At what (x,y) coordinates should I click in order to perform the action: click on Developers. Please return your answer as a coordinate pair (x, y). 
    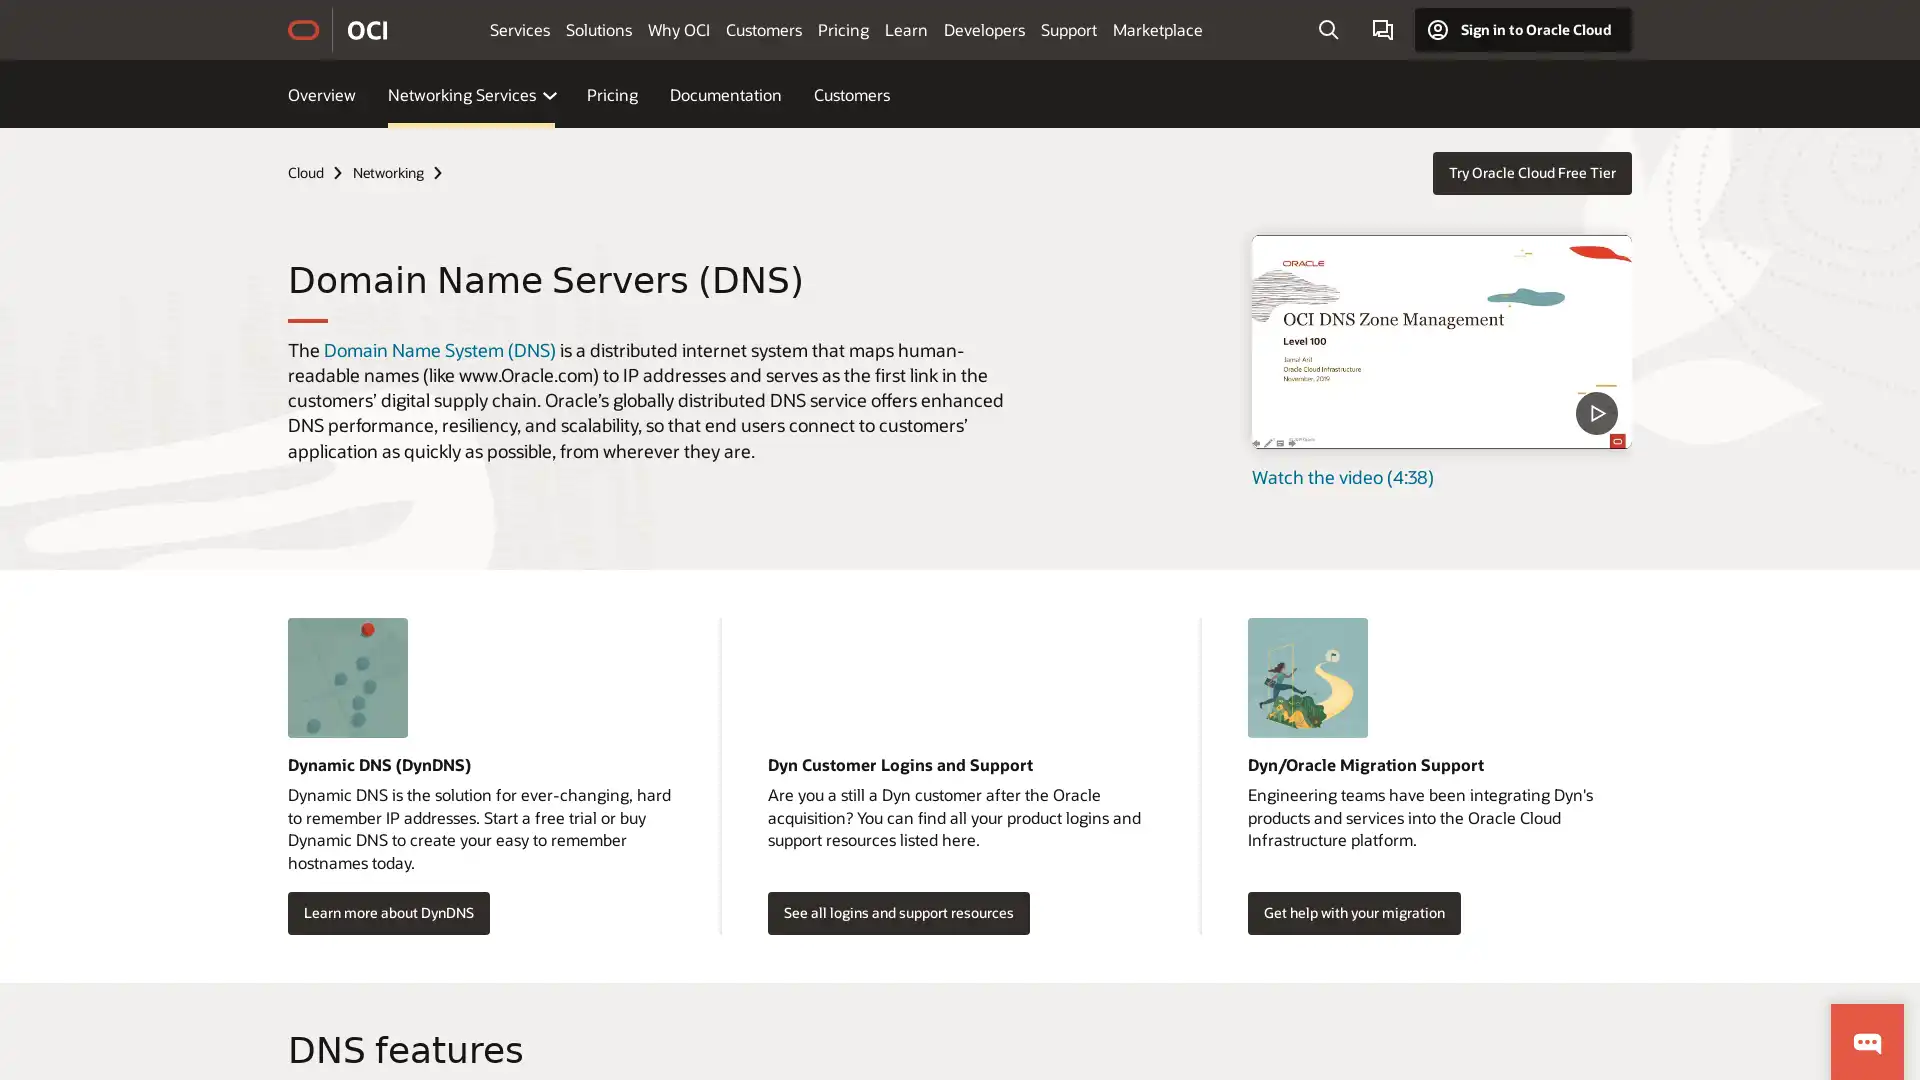
    Looking at the image, I should click on (984, 29).